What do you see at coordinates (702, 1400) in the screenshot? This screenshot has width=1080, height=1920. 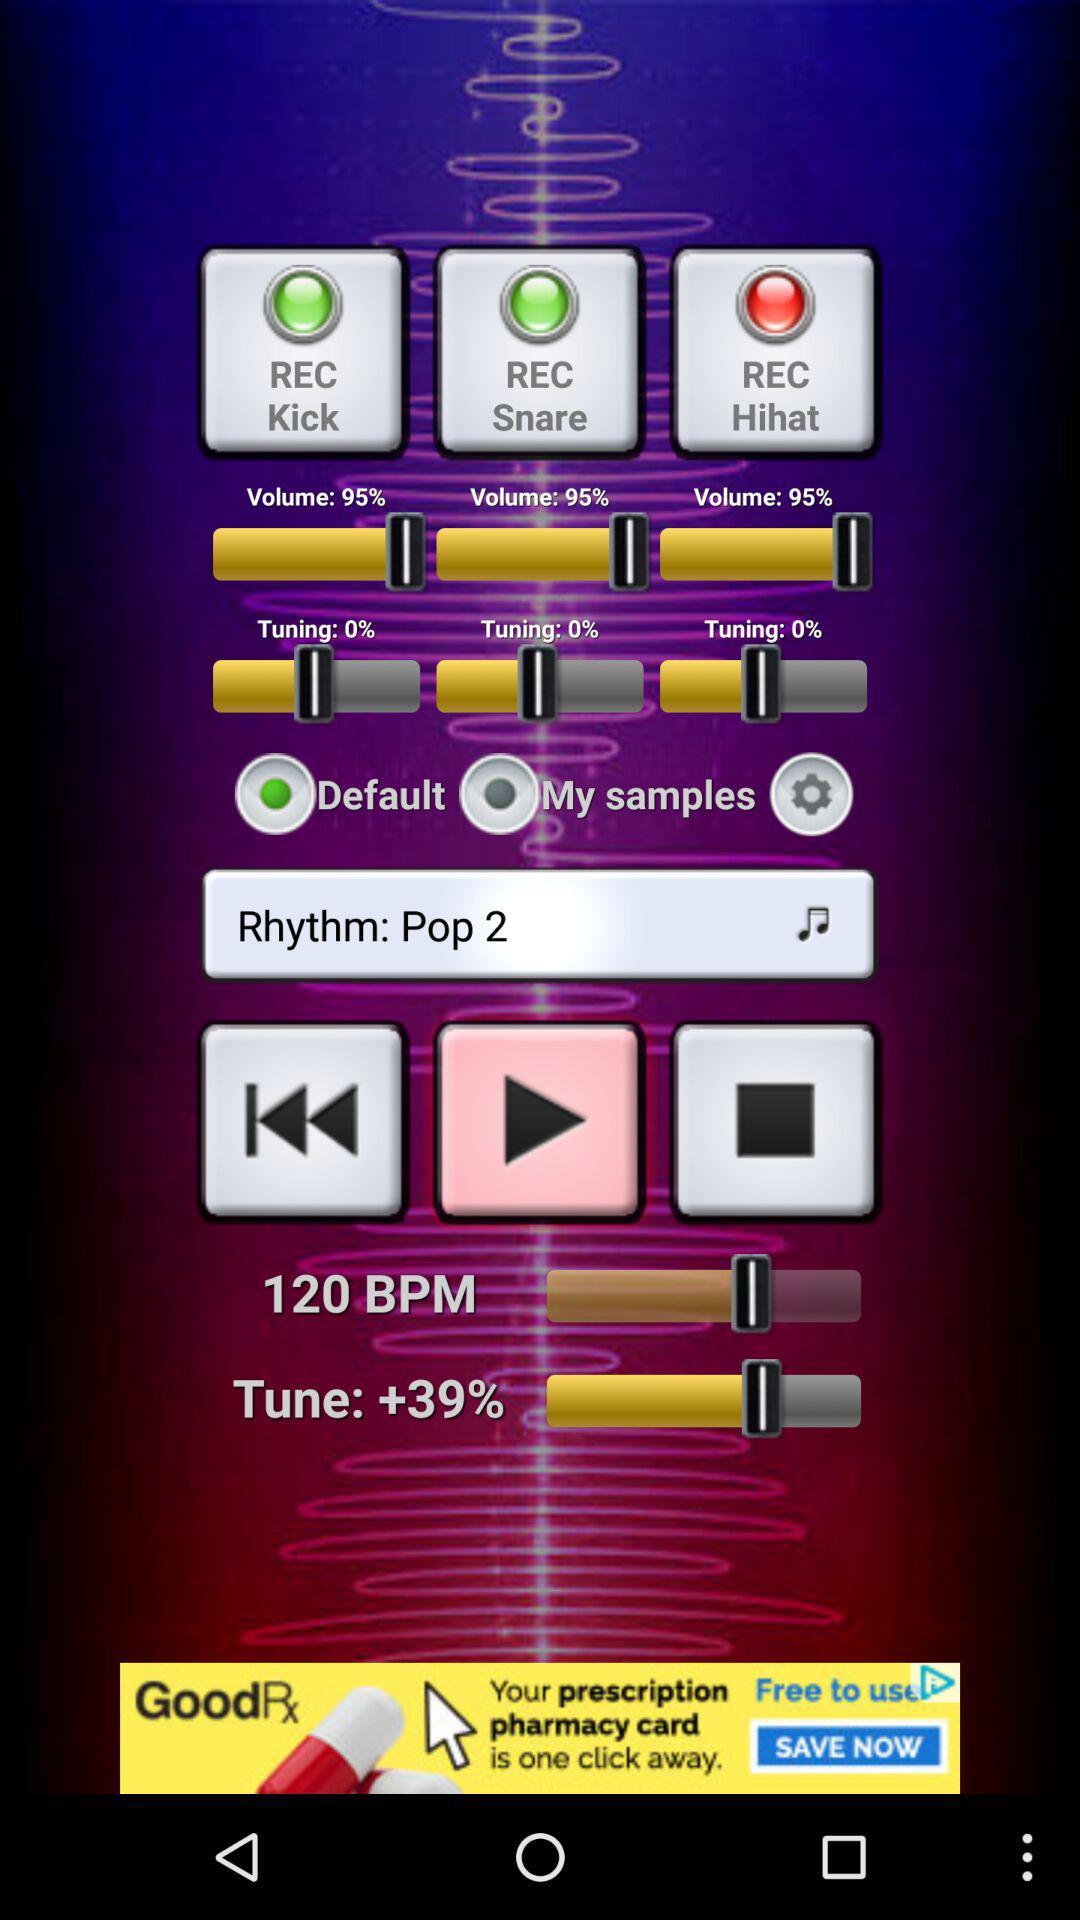 I see `adjust the tuner` at bounding box center [702, 1400].